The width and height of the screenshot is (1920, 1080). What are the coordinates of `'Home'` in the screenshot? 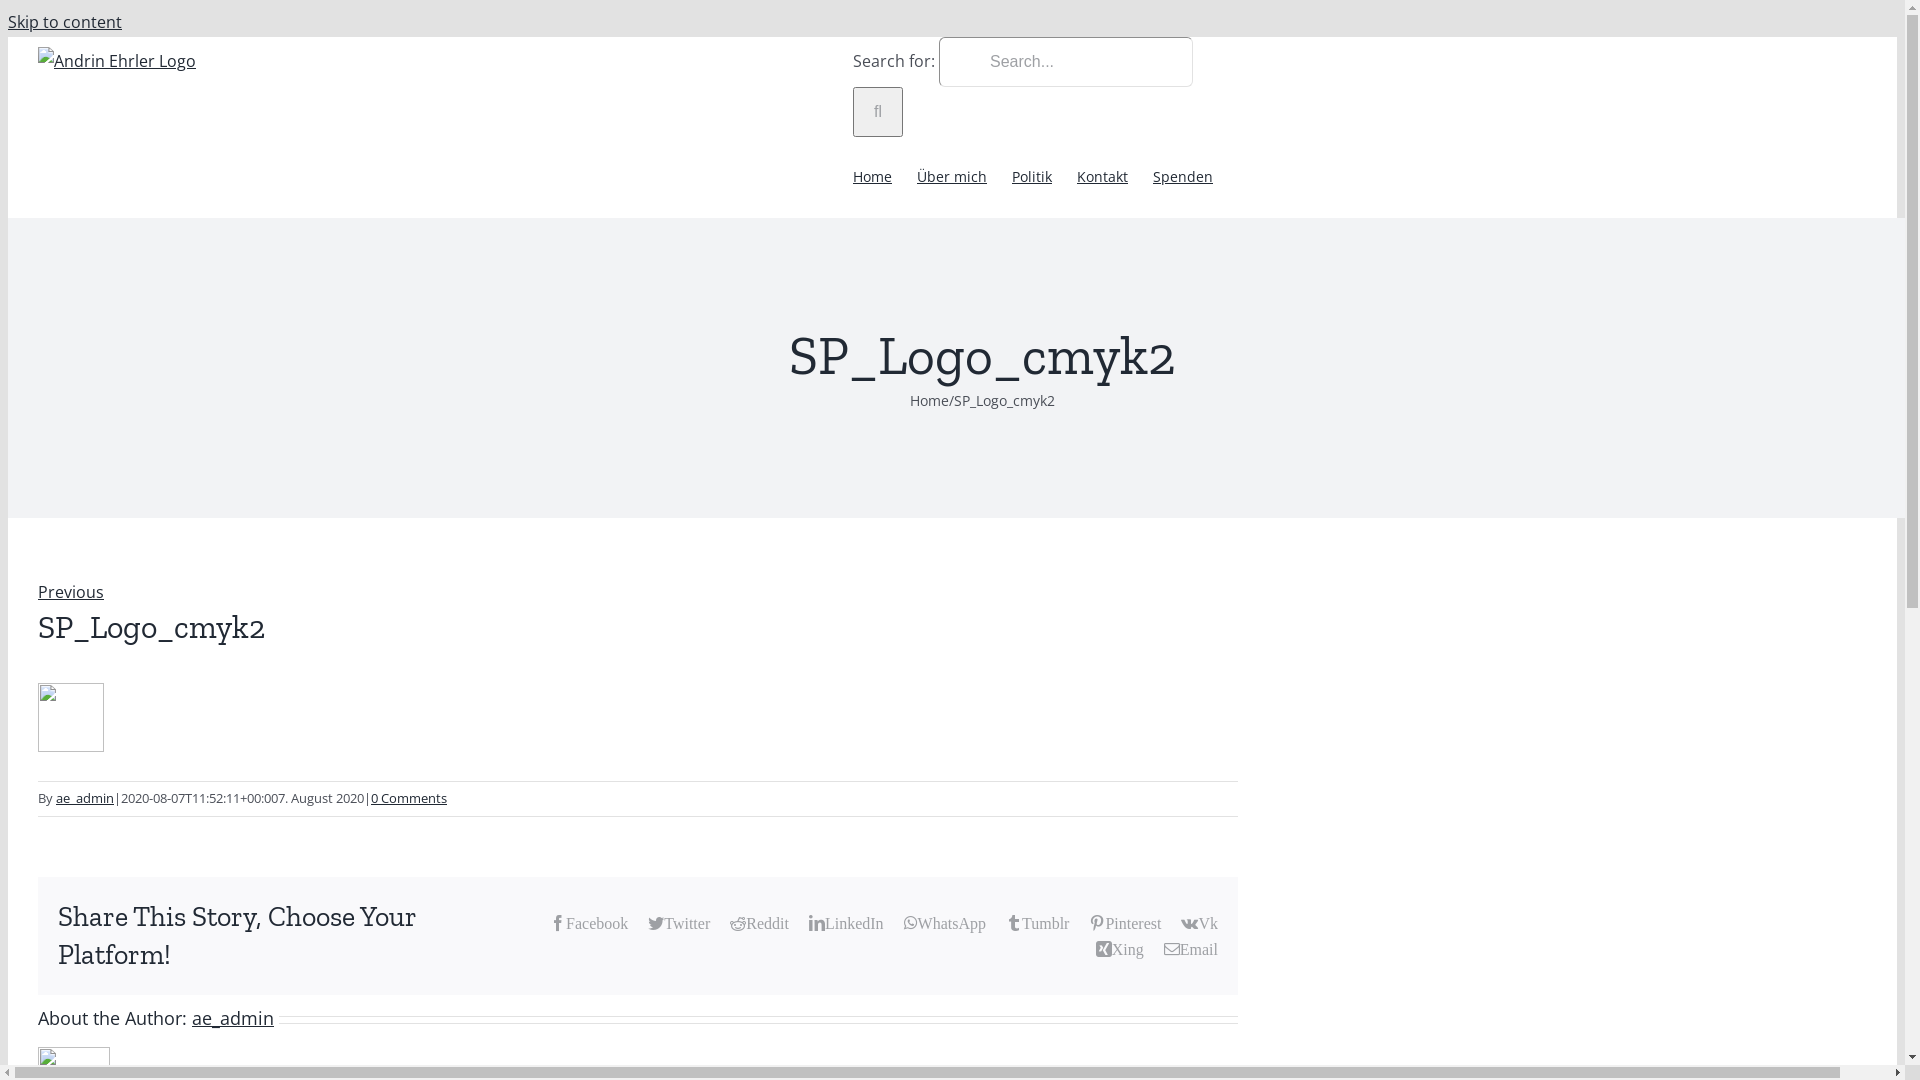 It's located at (872, 176).